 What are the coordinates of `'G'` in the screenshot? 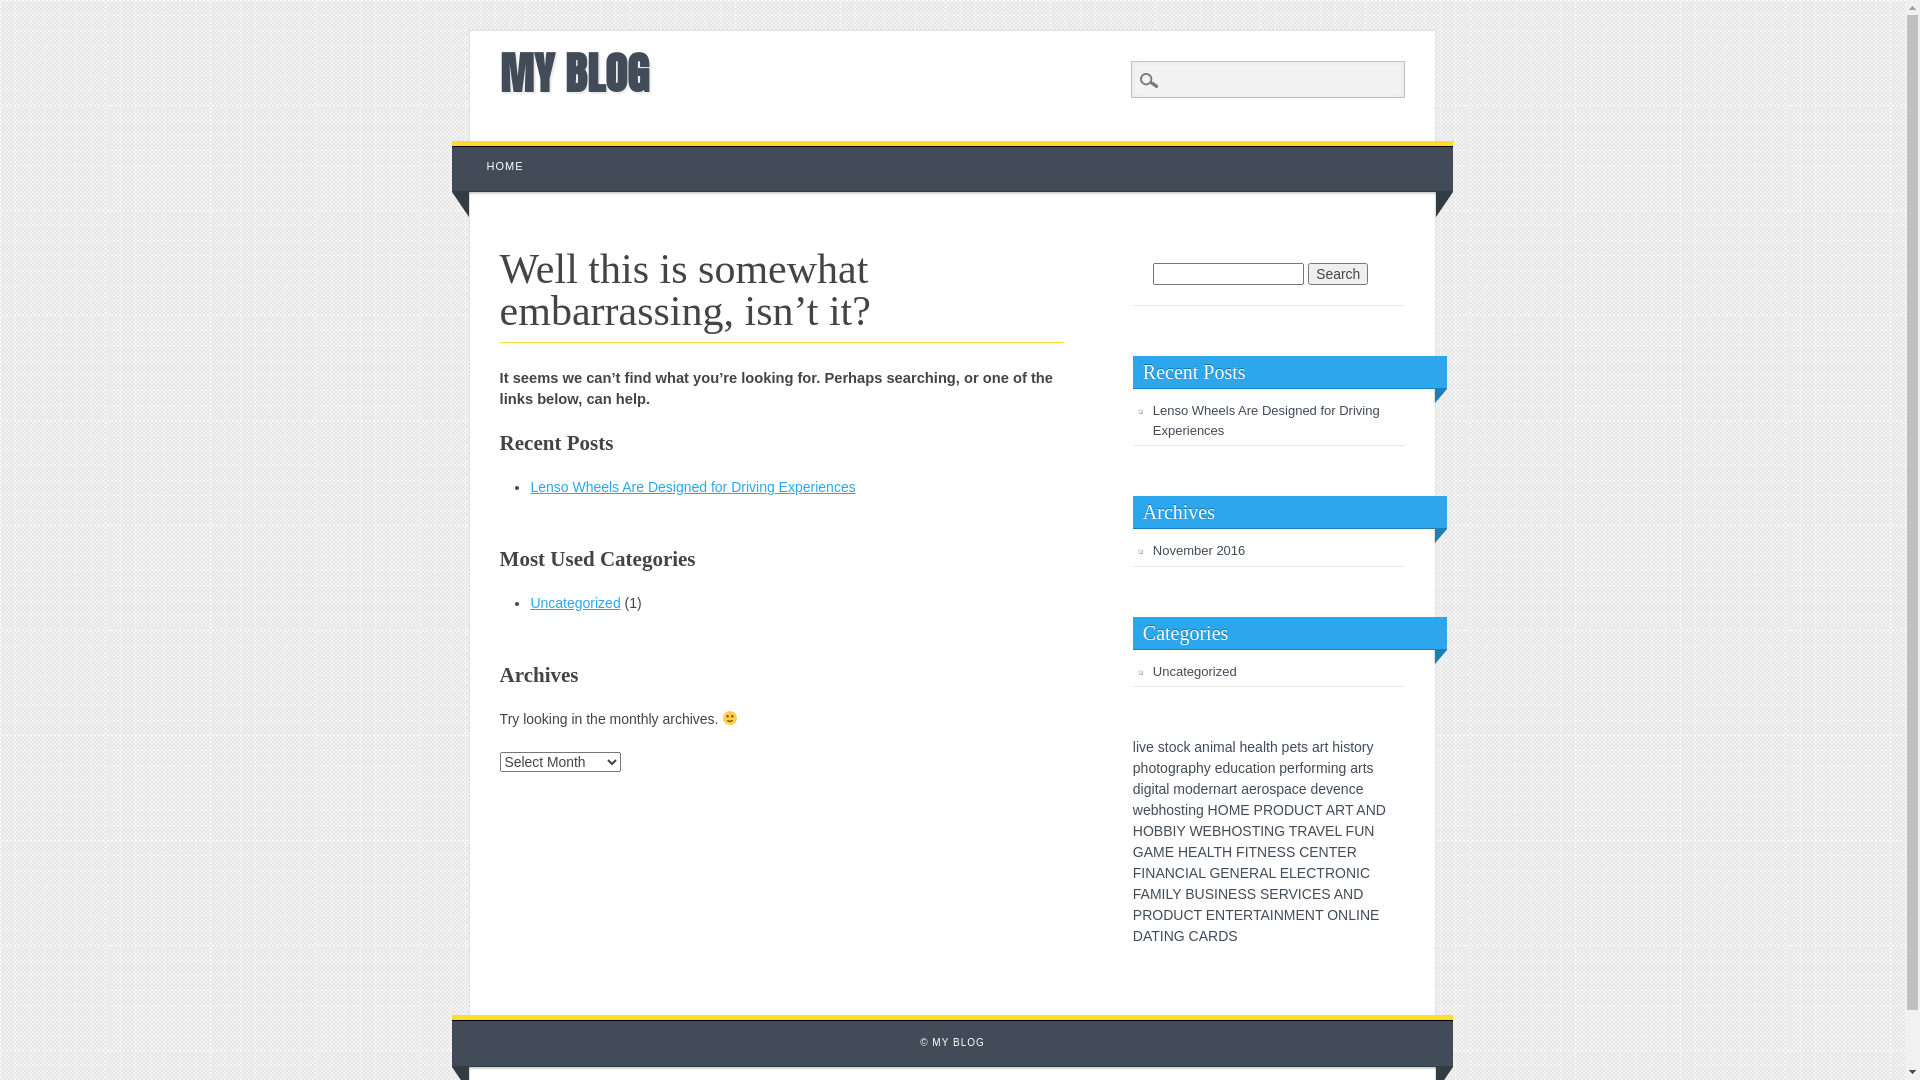 It's located at (1179, 936).